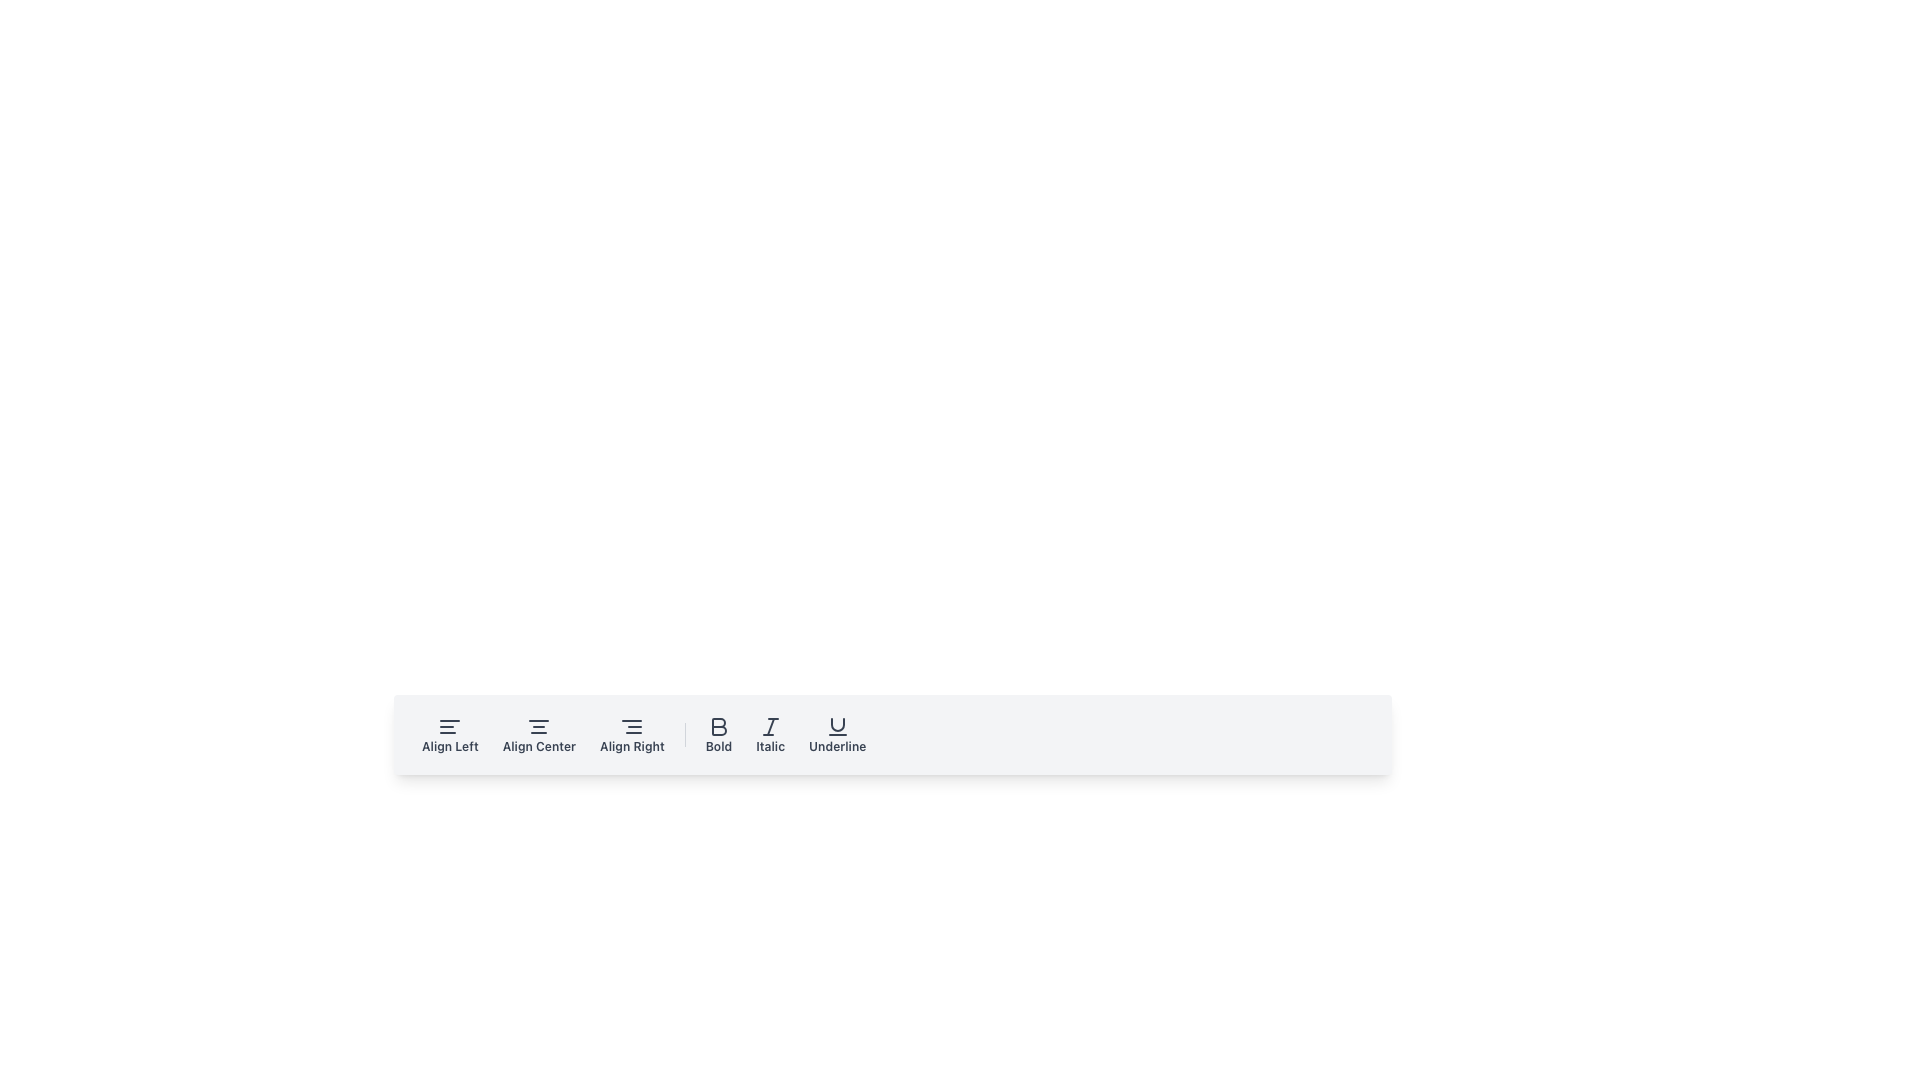  Describe the element at coordinates (837, 747) in the screenshot. I see `the Text Label that describes the Underline button in the formatting toolbar` at that location.